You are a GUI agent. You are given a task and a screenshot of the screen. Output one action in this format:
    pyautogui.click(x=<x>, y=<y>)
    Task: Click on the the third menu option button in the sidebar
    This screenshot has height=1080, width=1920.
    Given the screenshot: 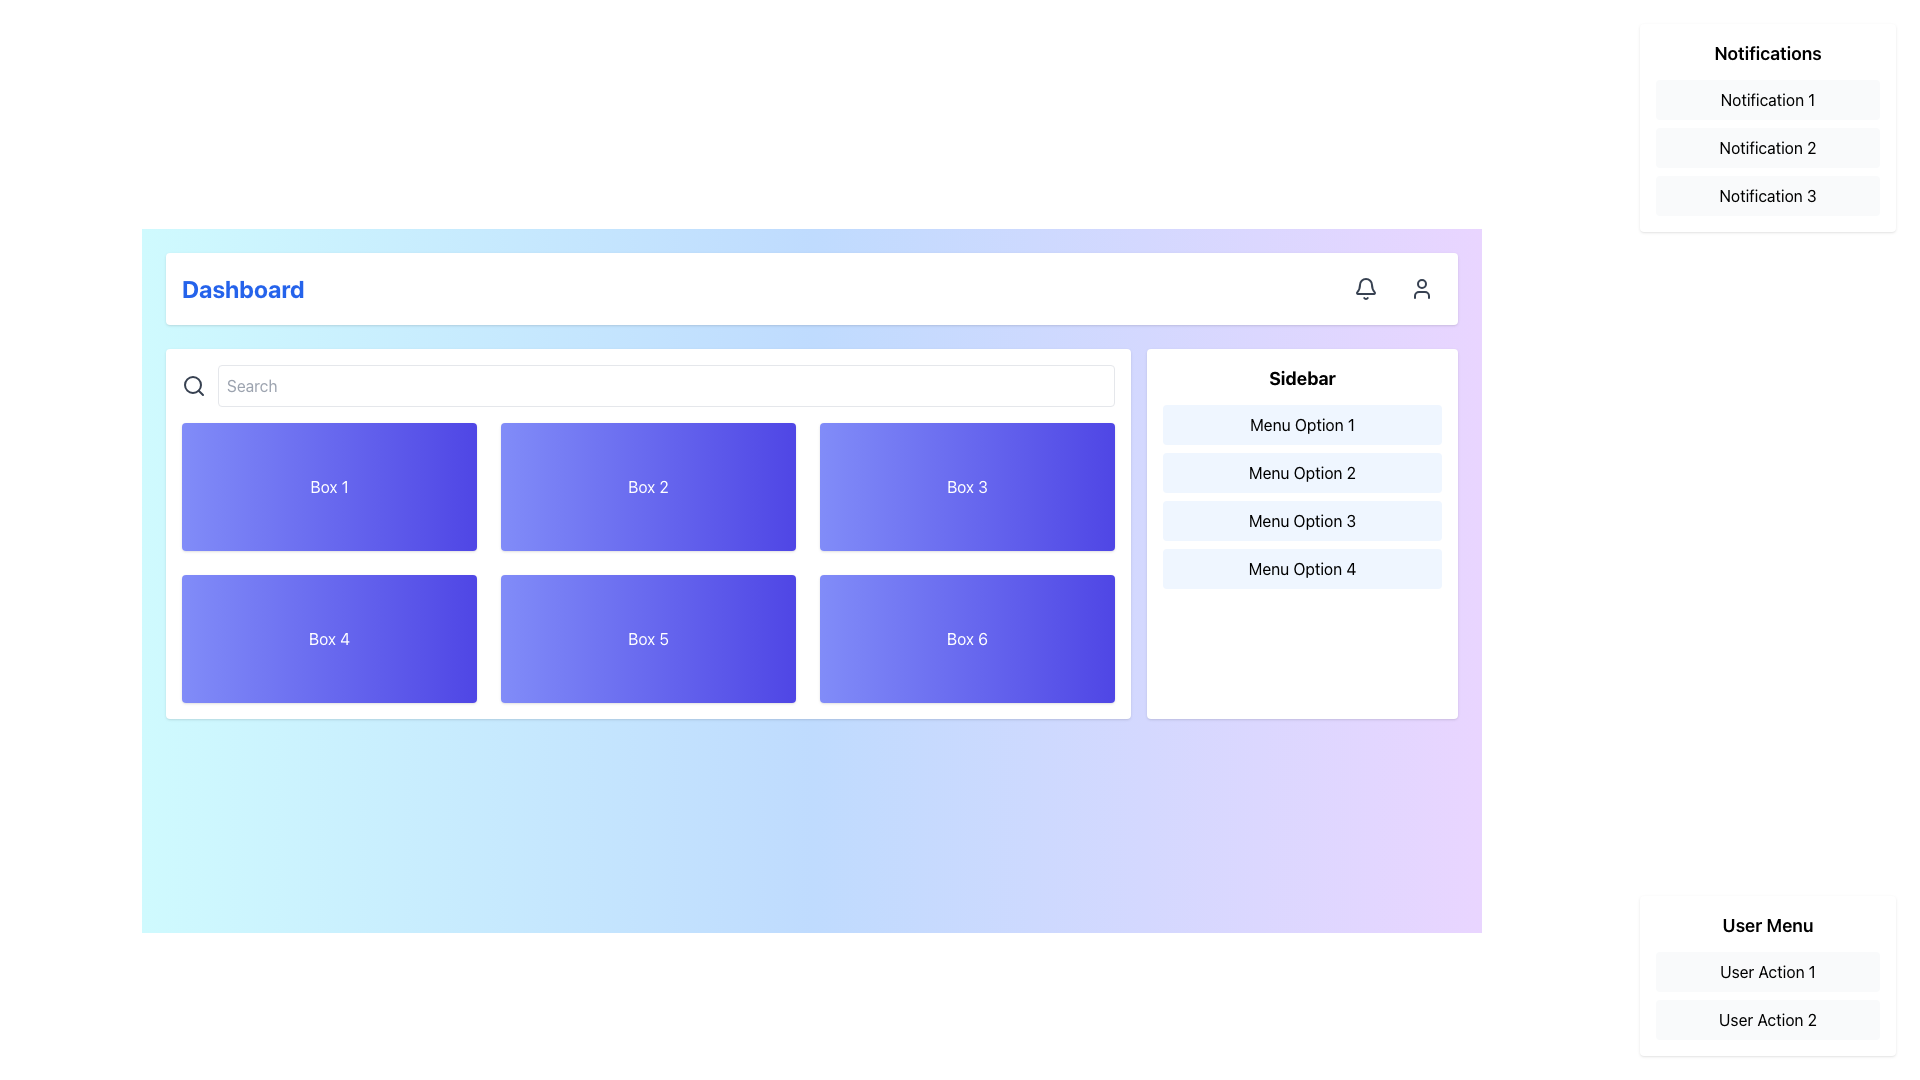 What is the action you would take?
    pyautogui.click(x=1302, y=519)
    